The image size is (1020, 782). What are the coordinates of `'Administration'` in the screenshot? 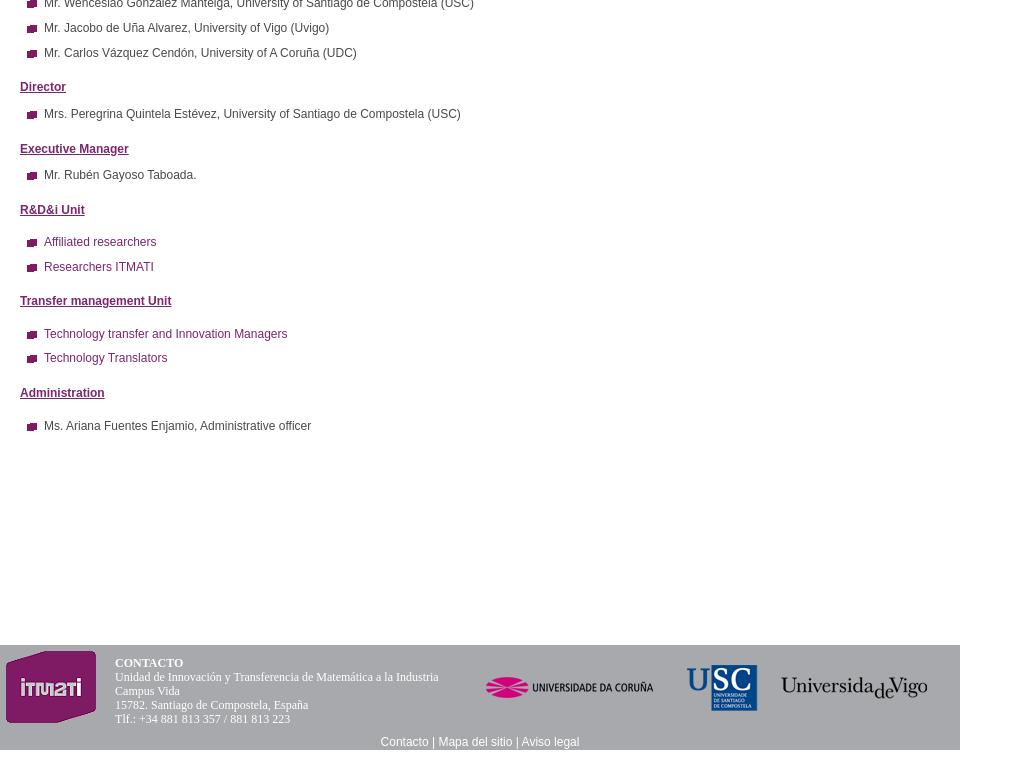 It's located at (62, 393).